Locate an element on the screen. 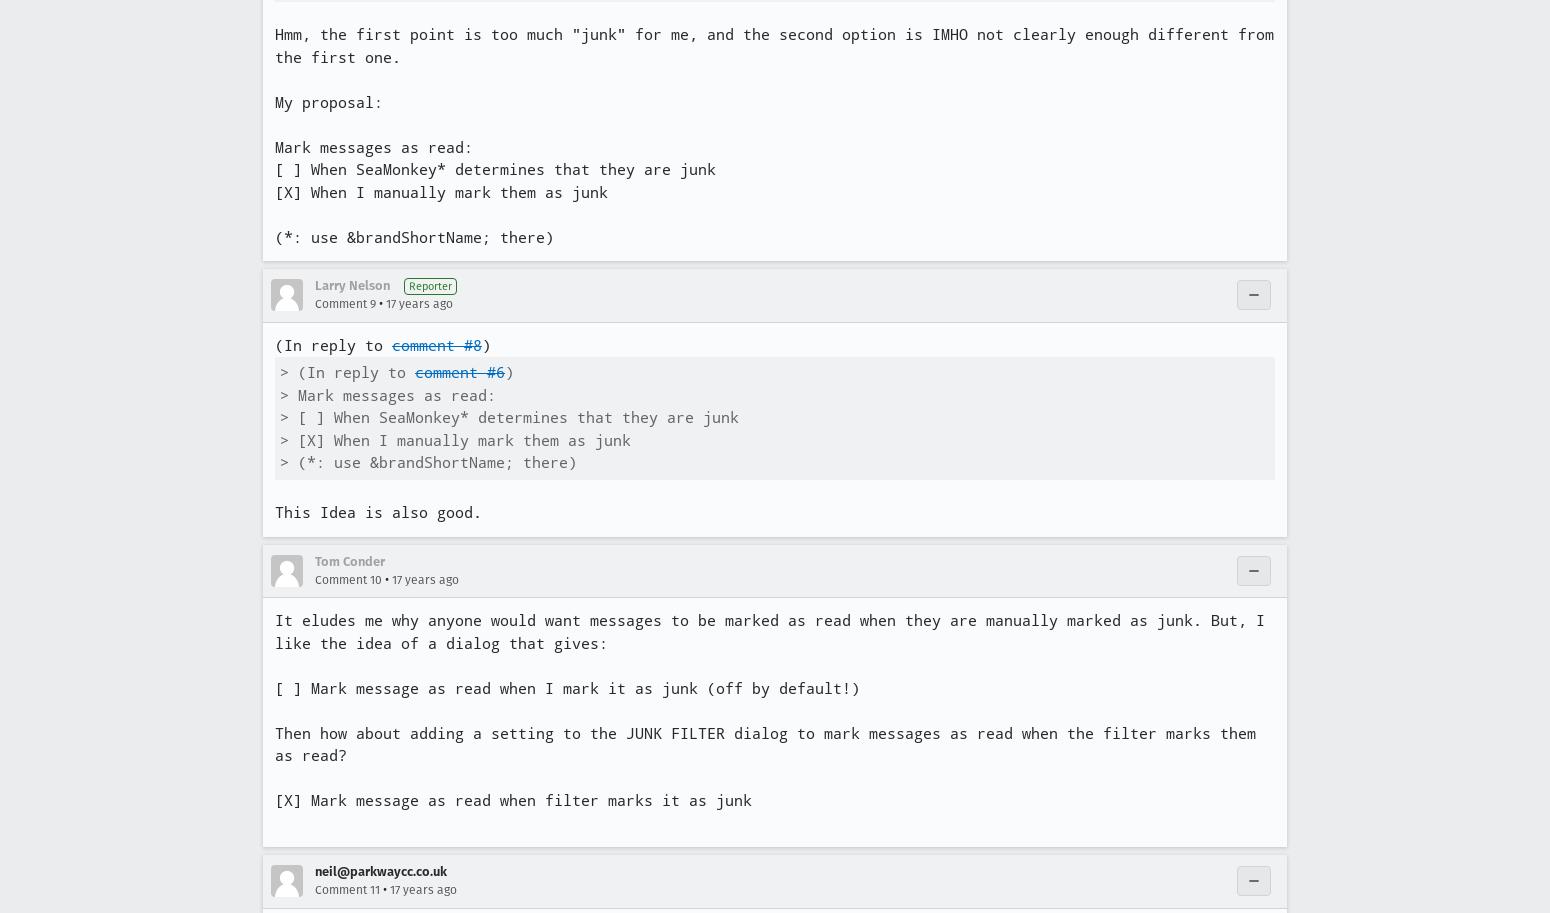 The width and height of the screenshot is (1550, 913). 'This Idea is also good.' is located at coordinates (377, 513).